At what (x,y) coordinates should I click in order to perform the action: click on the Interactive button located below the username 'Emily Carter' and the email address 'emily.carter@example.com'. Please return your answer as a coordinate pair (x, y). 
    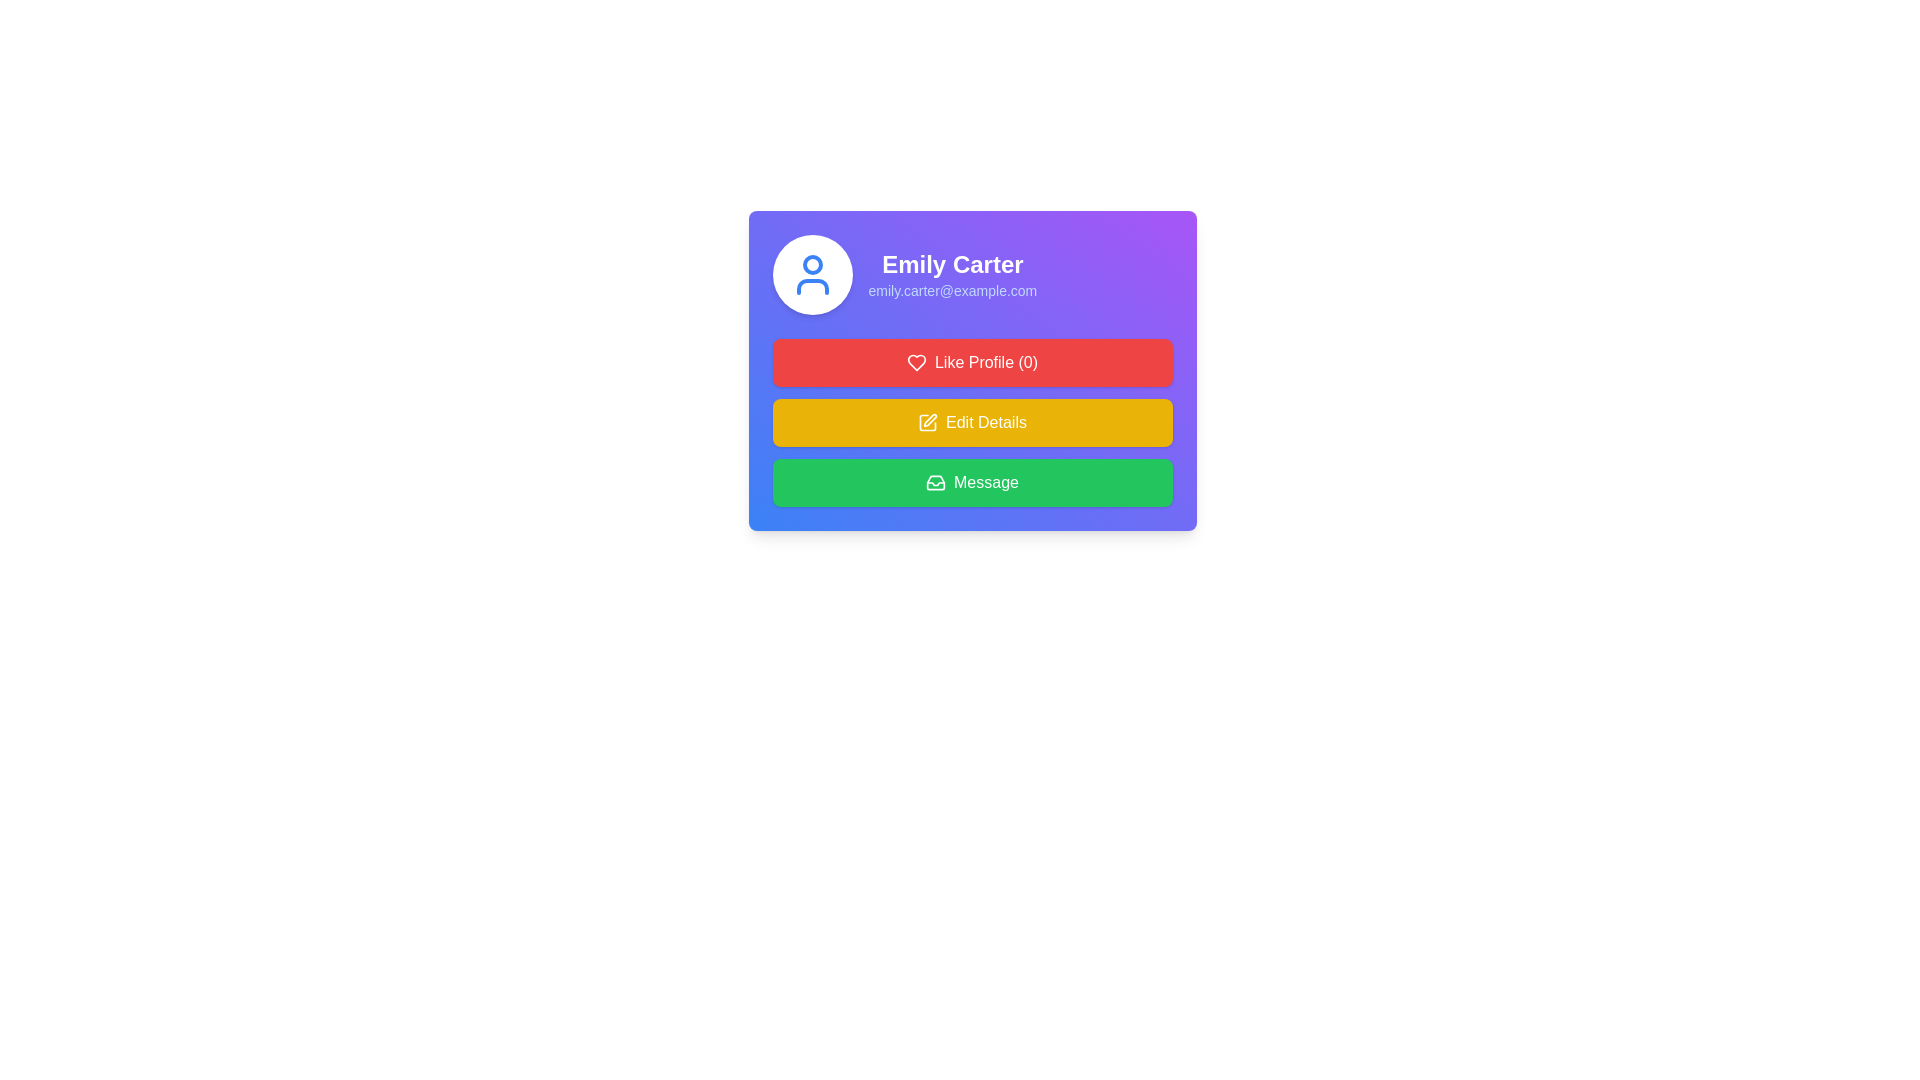
    Looking at the image, I should click on (972, 370).